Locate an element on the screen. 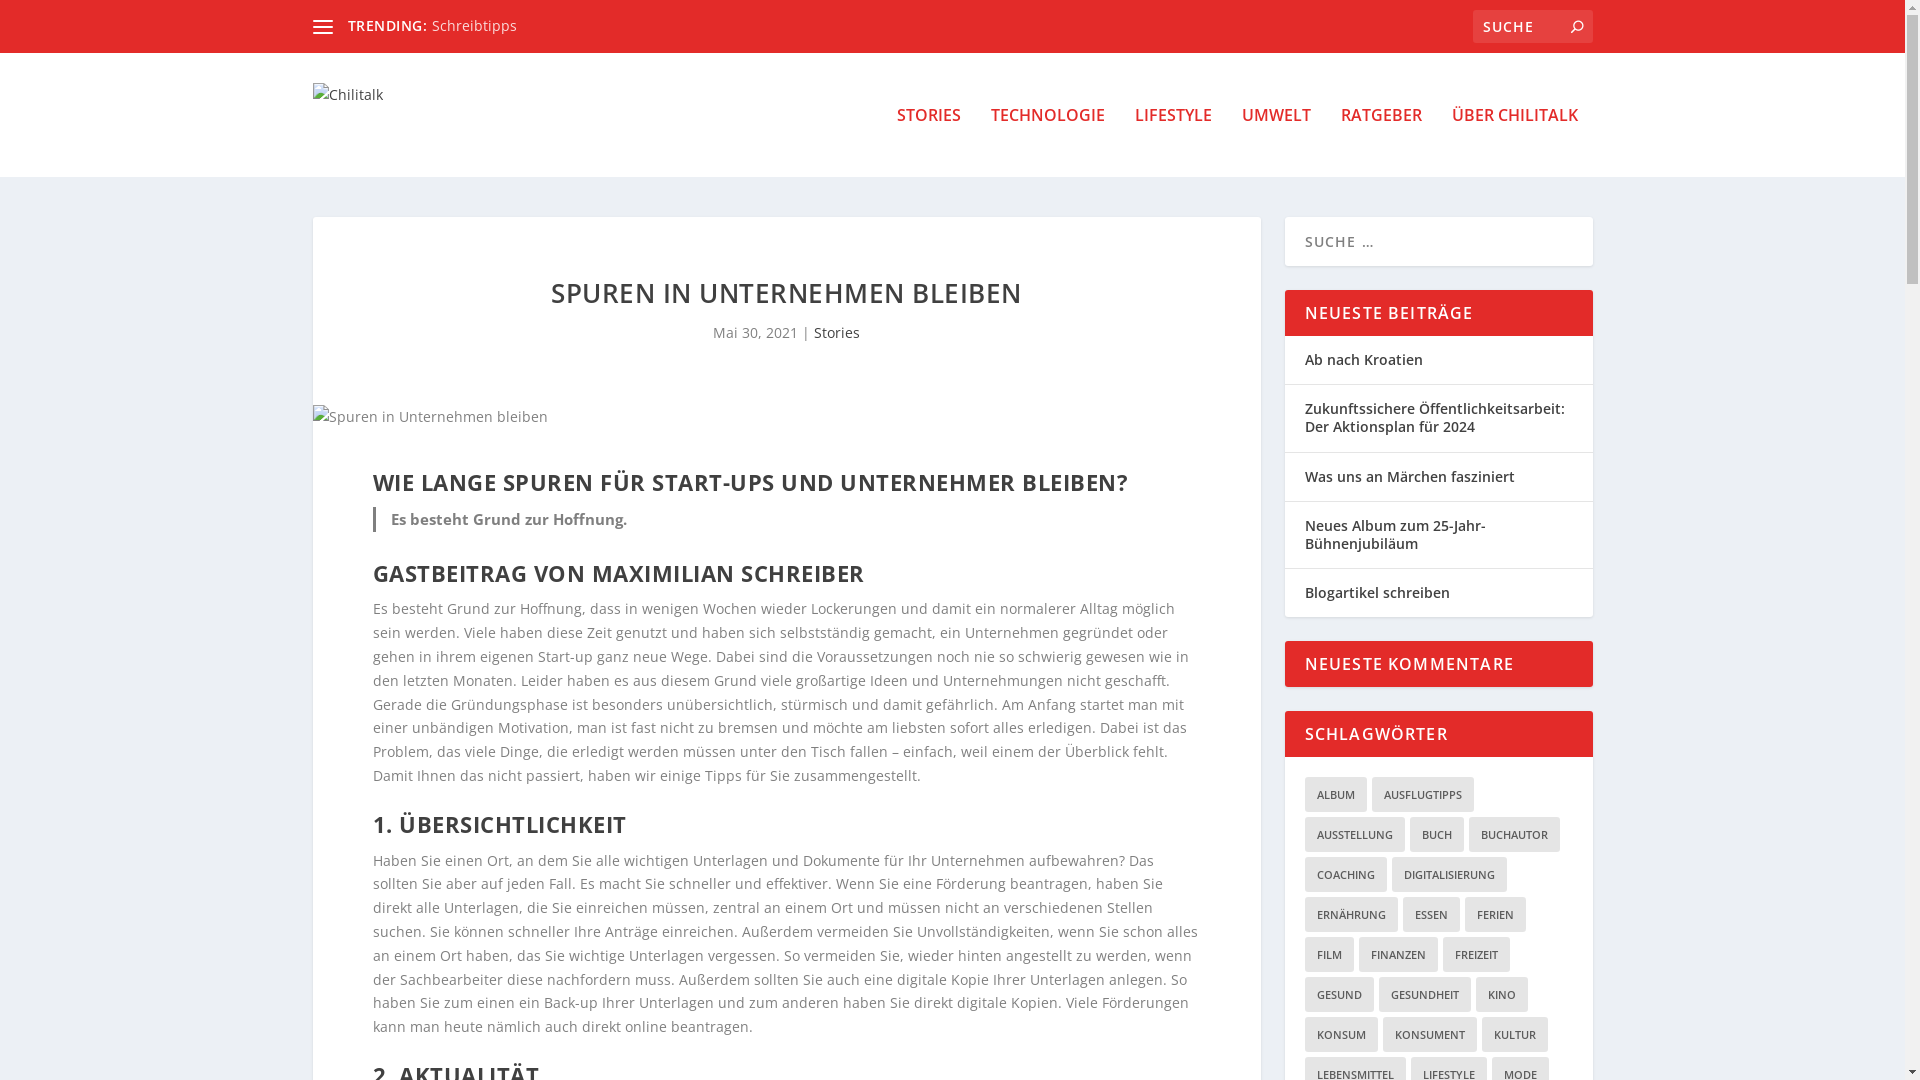 The image size is (1920, 1080). 'COACHING' is located at coordinates (1344, 873).